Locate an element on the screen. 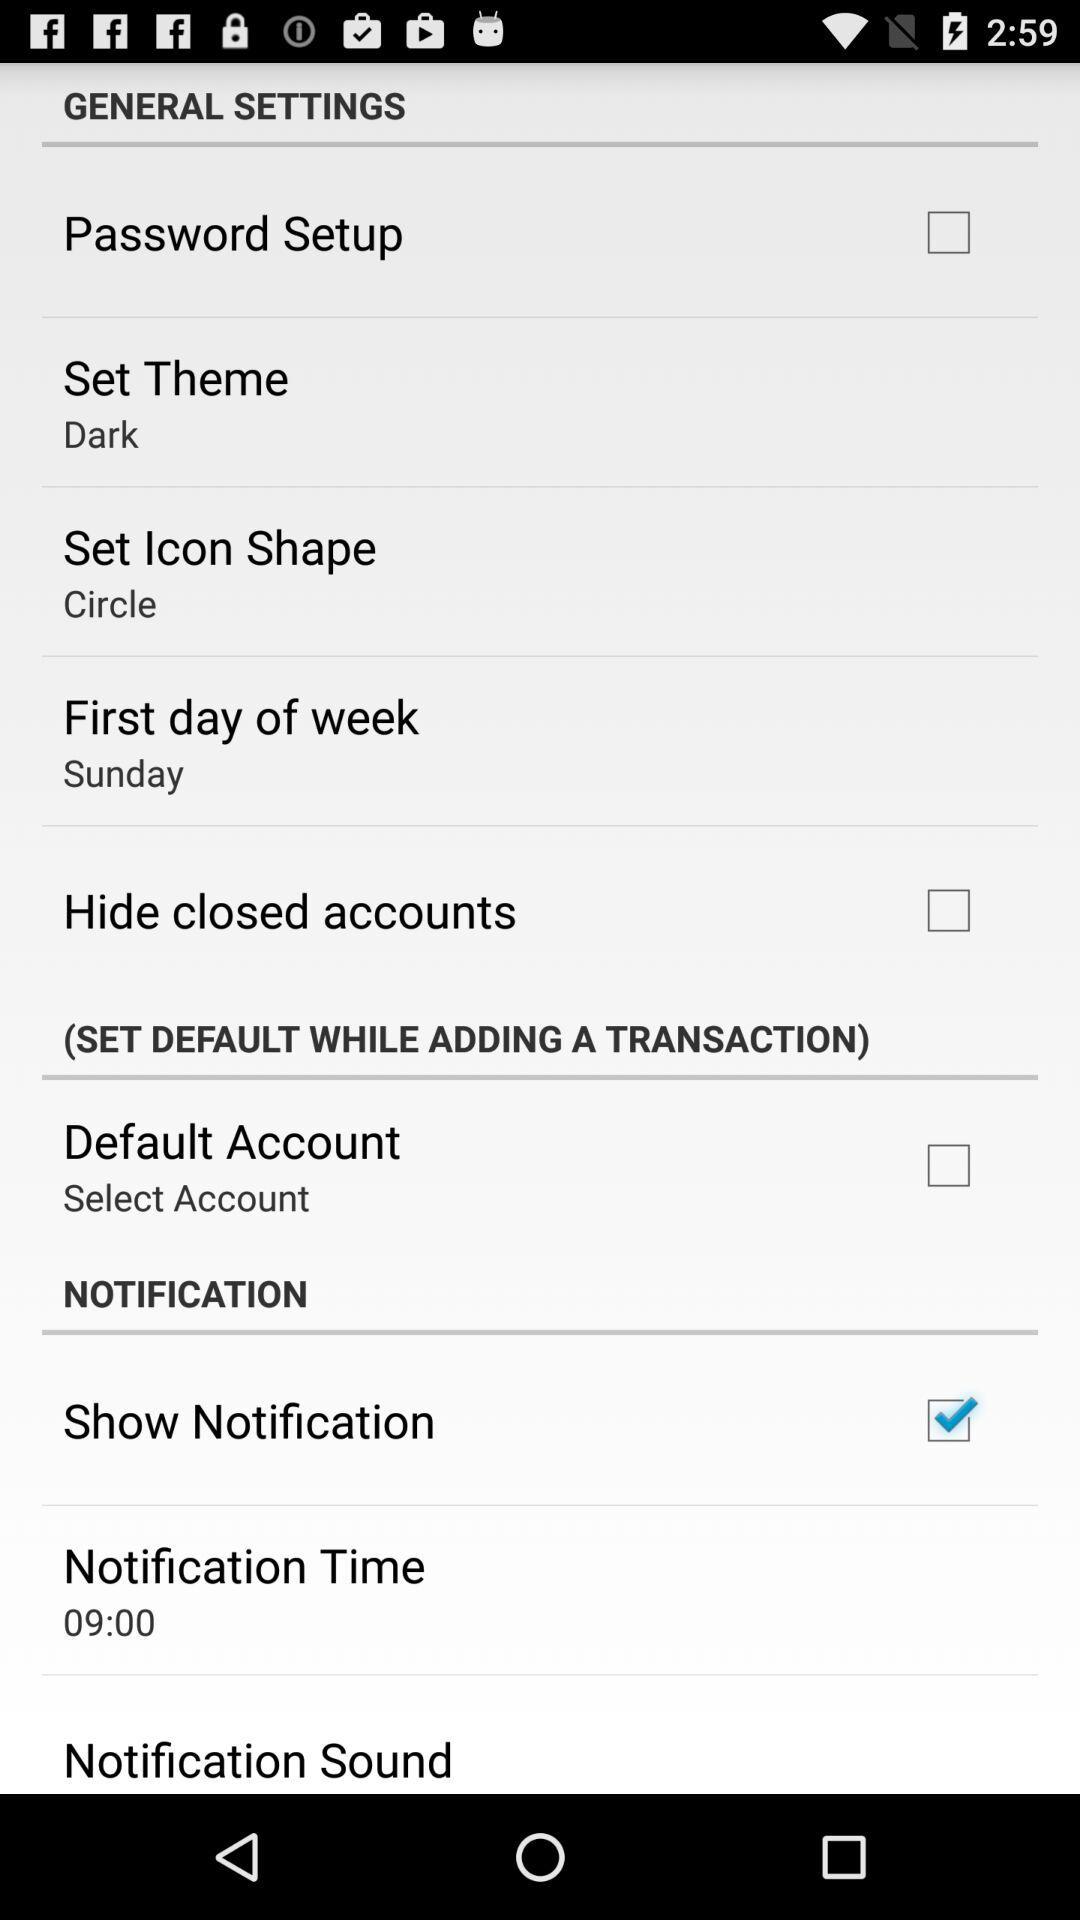 The height and width of the screenshot is (1920, 1080). first day of app is located at coordinates (240, 715).